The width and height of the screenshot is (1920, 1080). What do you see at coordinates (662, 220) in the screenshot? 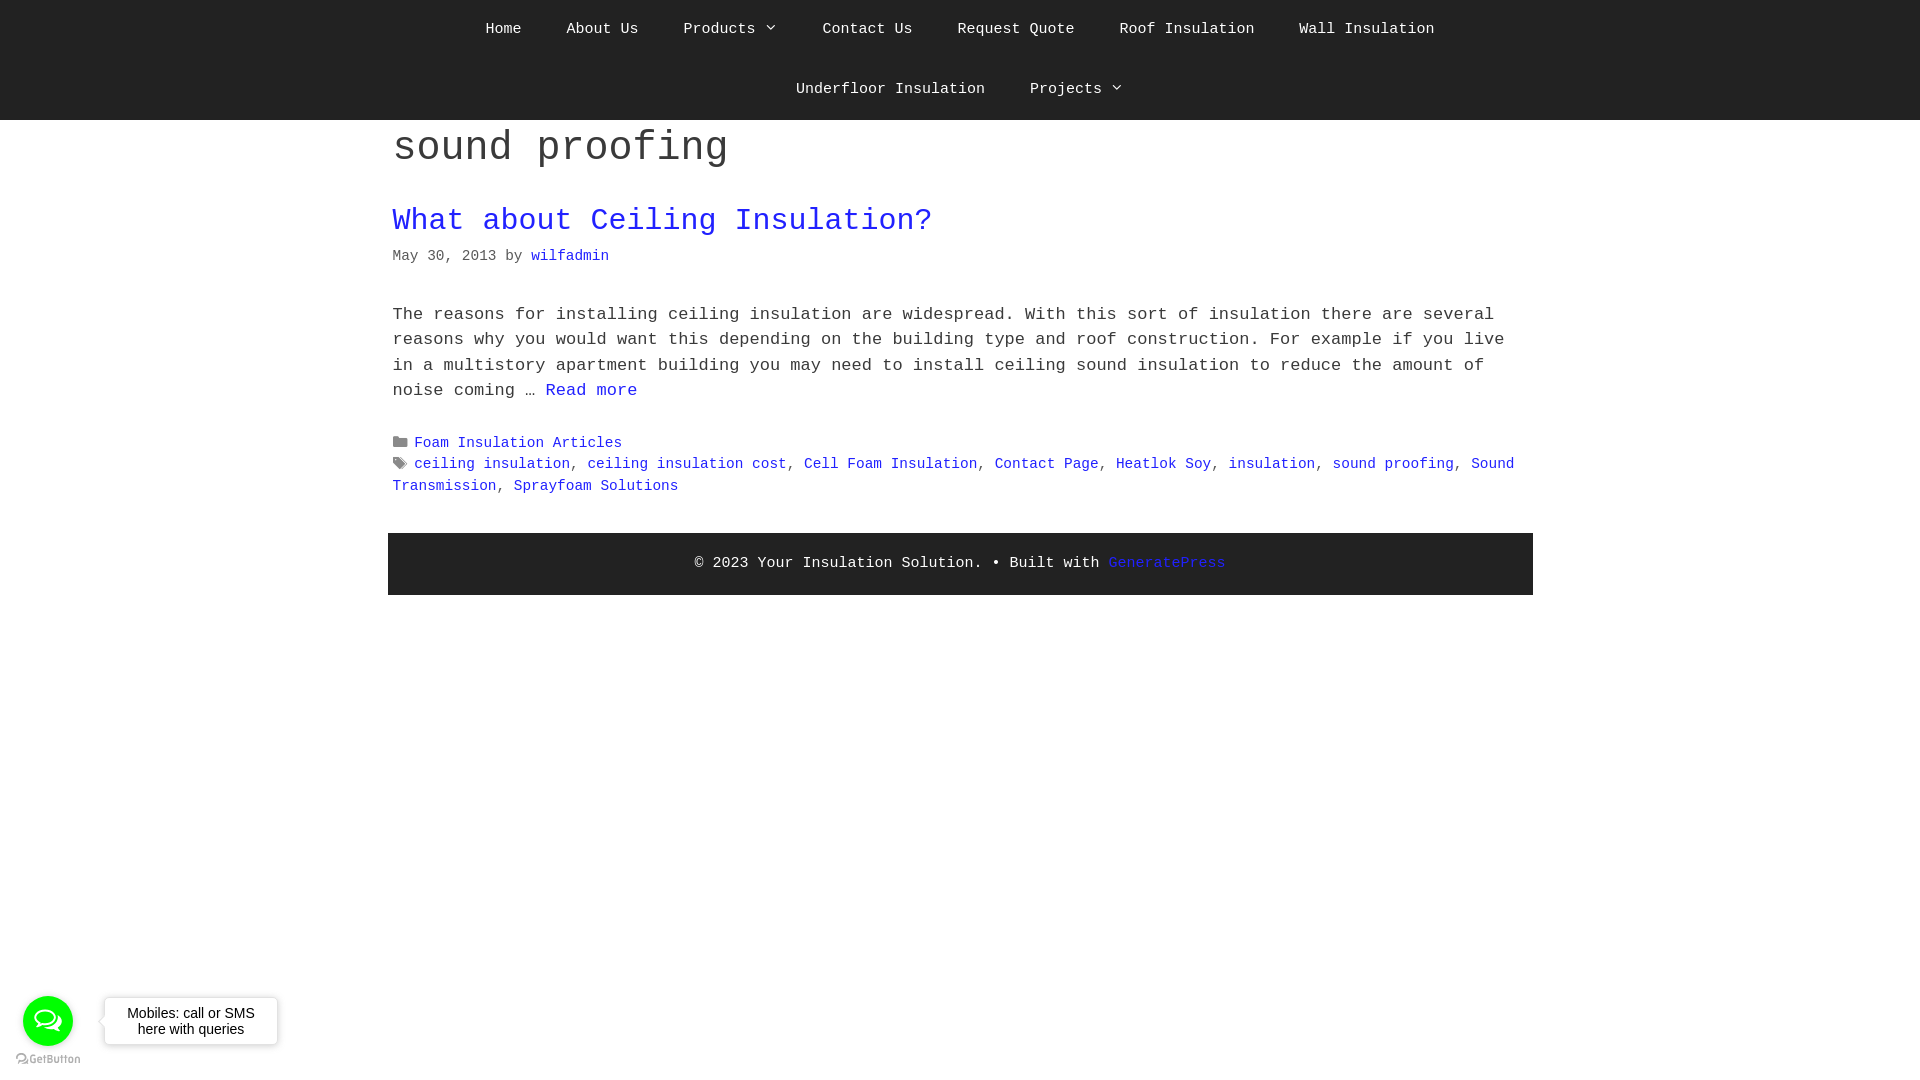
I see `'What about Ceiling Insulation?'` at bounding box center [662, 220].